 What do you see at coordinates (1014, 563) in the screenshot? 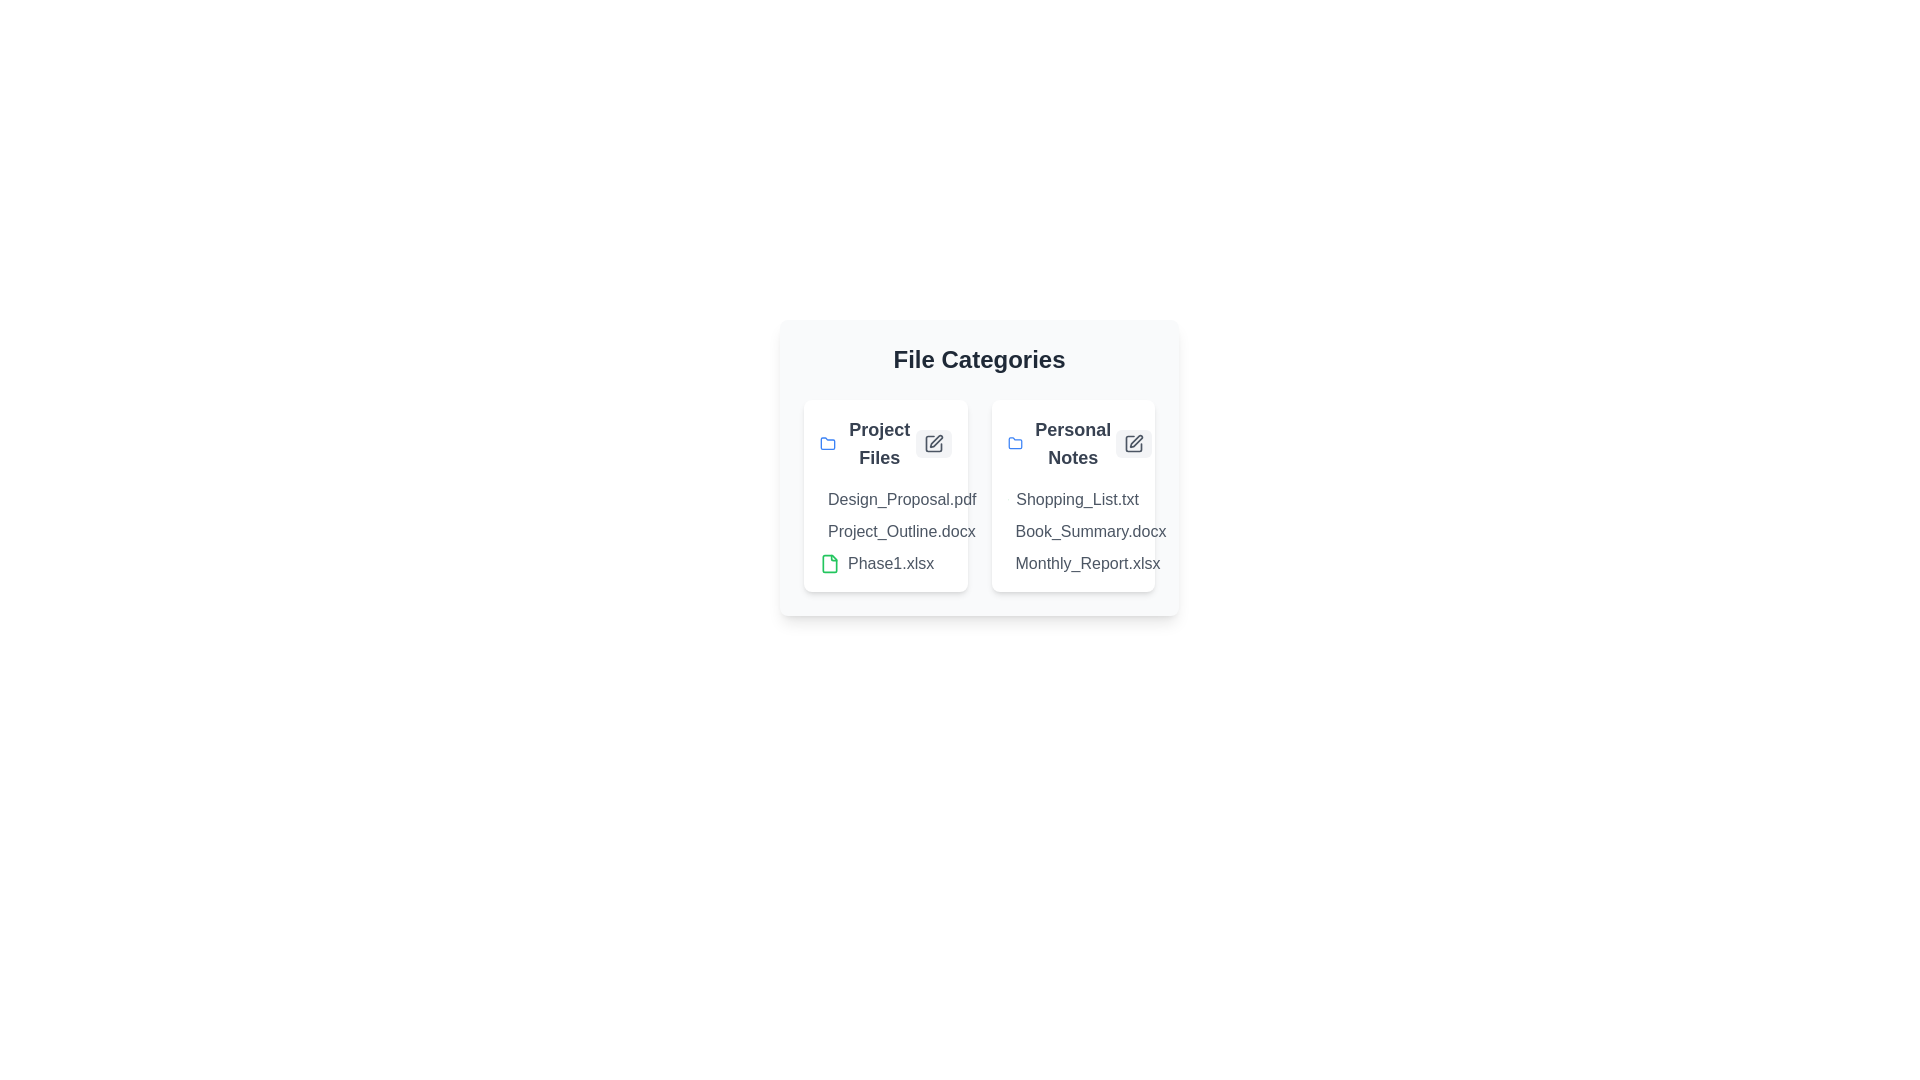
I see `the document icon corresponding to Monthly_Report.xlsx` at bounding box center [1014, 563].